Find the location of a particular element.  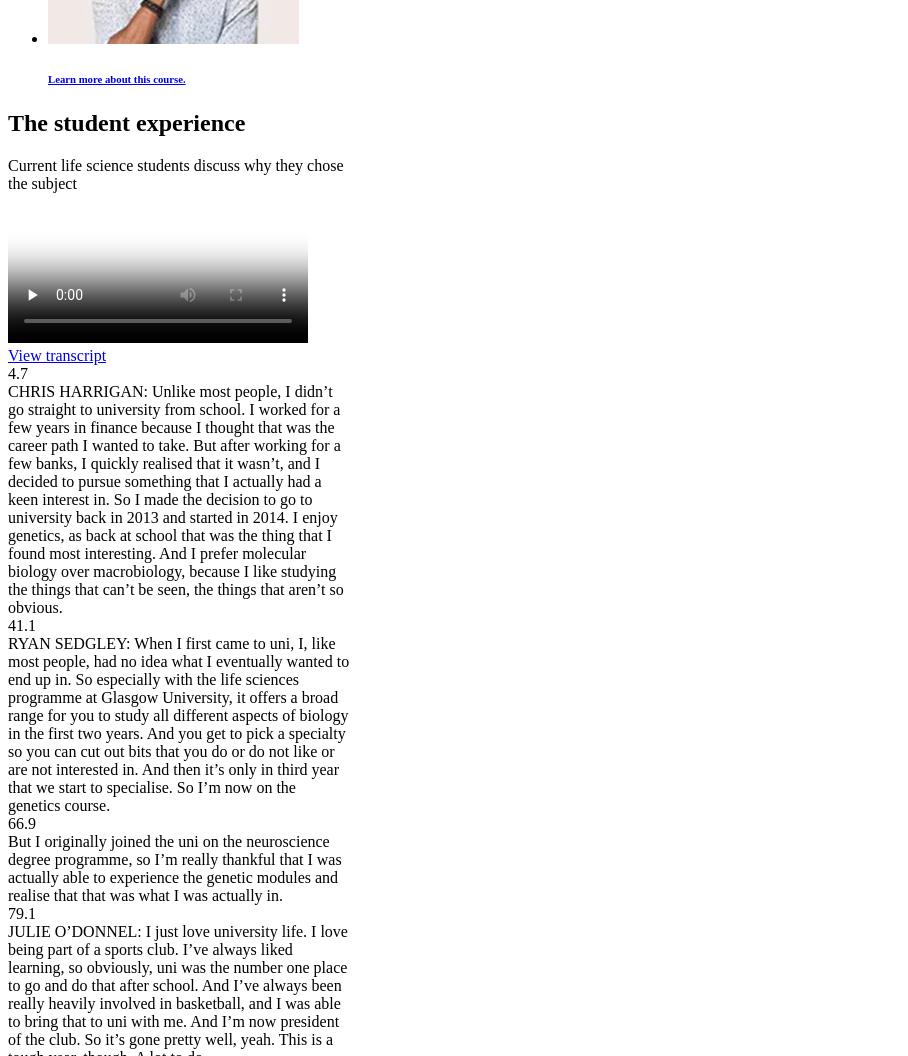

'But I originally joined the uni on the neuroscience degree programme, so I’m really thankful that I was actually able to experience the genetic modules and realise that that was what I was actually in.' is located at coordinates (173, 867).